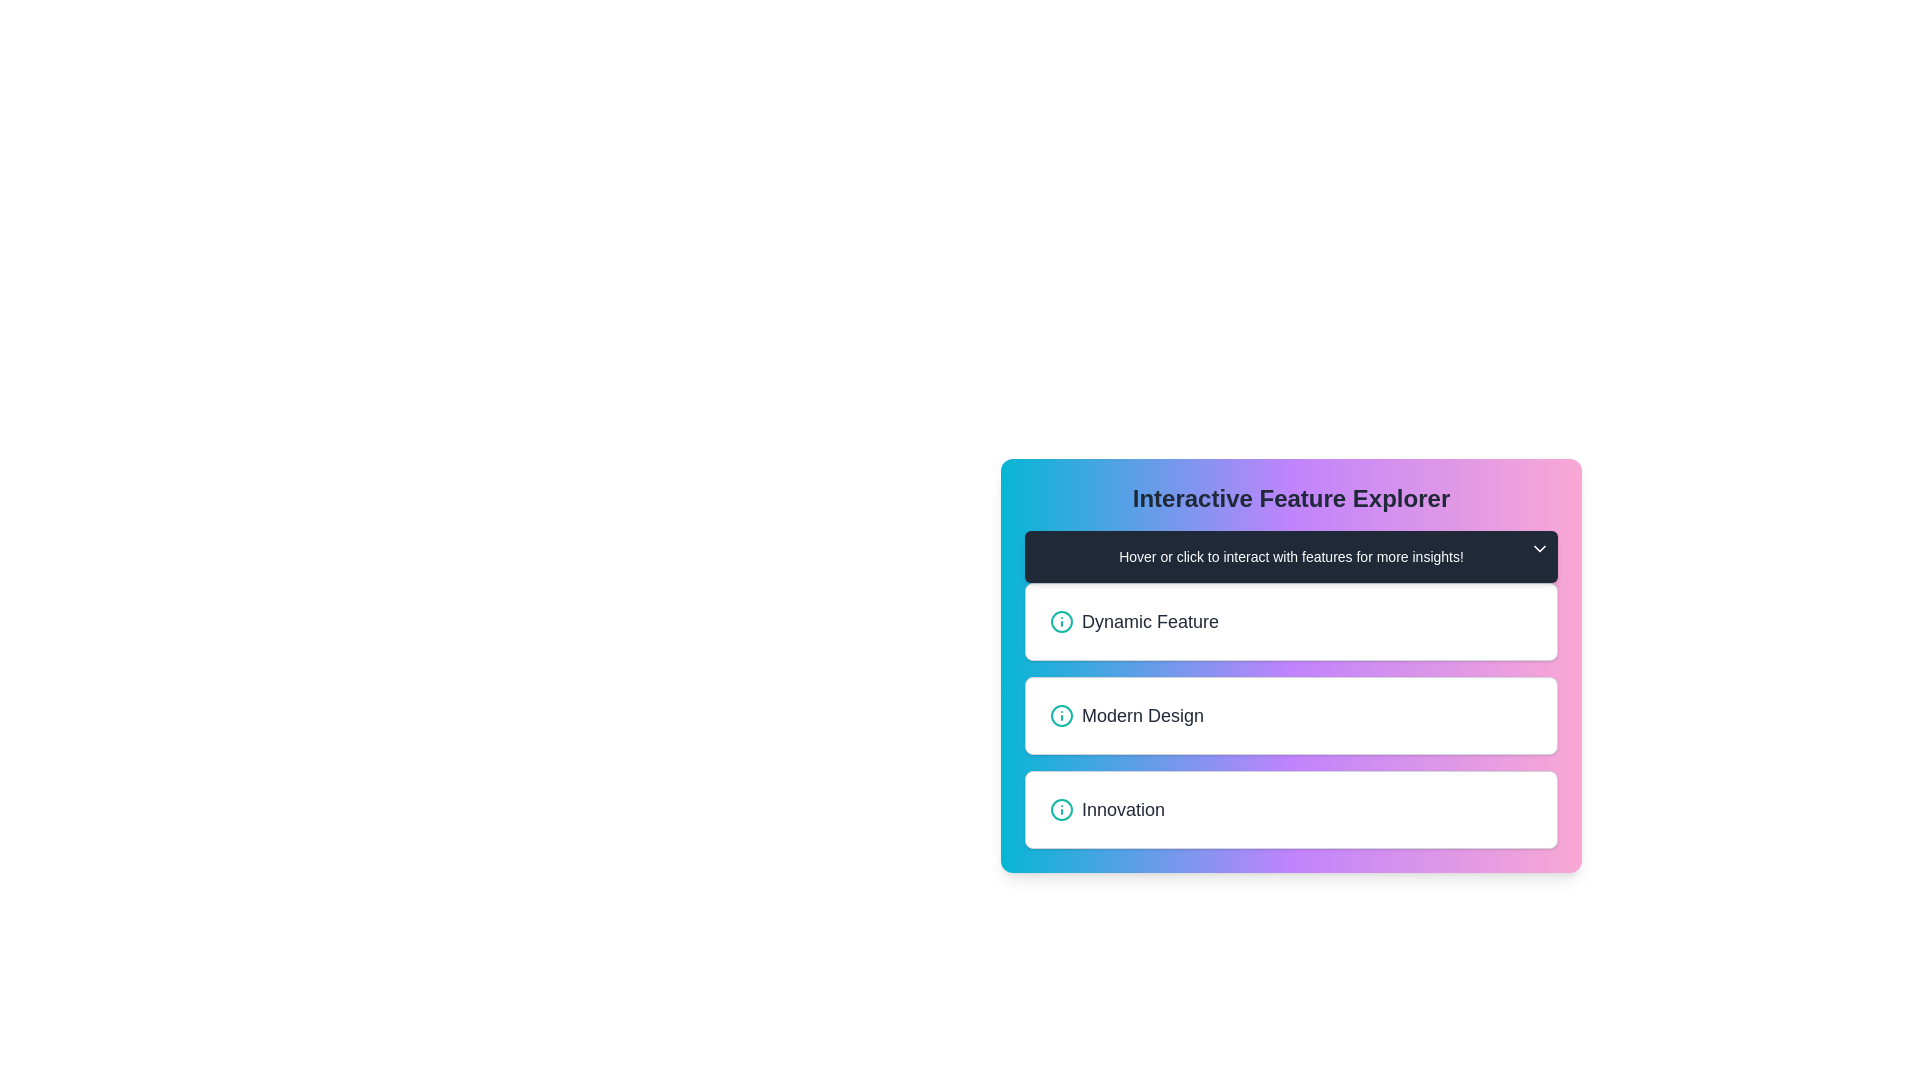  What do you see at coordinates (1060, 715) in the screenshot?
I see `the informational icon located to the left of the 'Modern Design' label in the second row of the 'Interactive Feature Explorer' list` at bounding box center [1060, 715].